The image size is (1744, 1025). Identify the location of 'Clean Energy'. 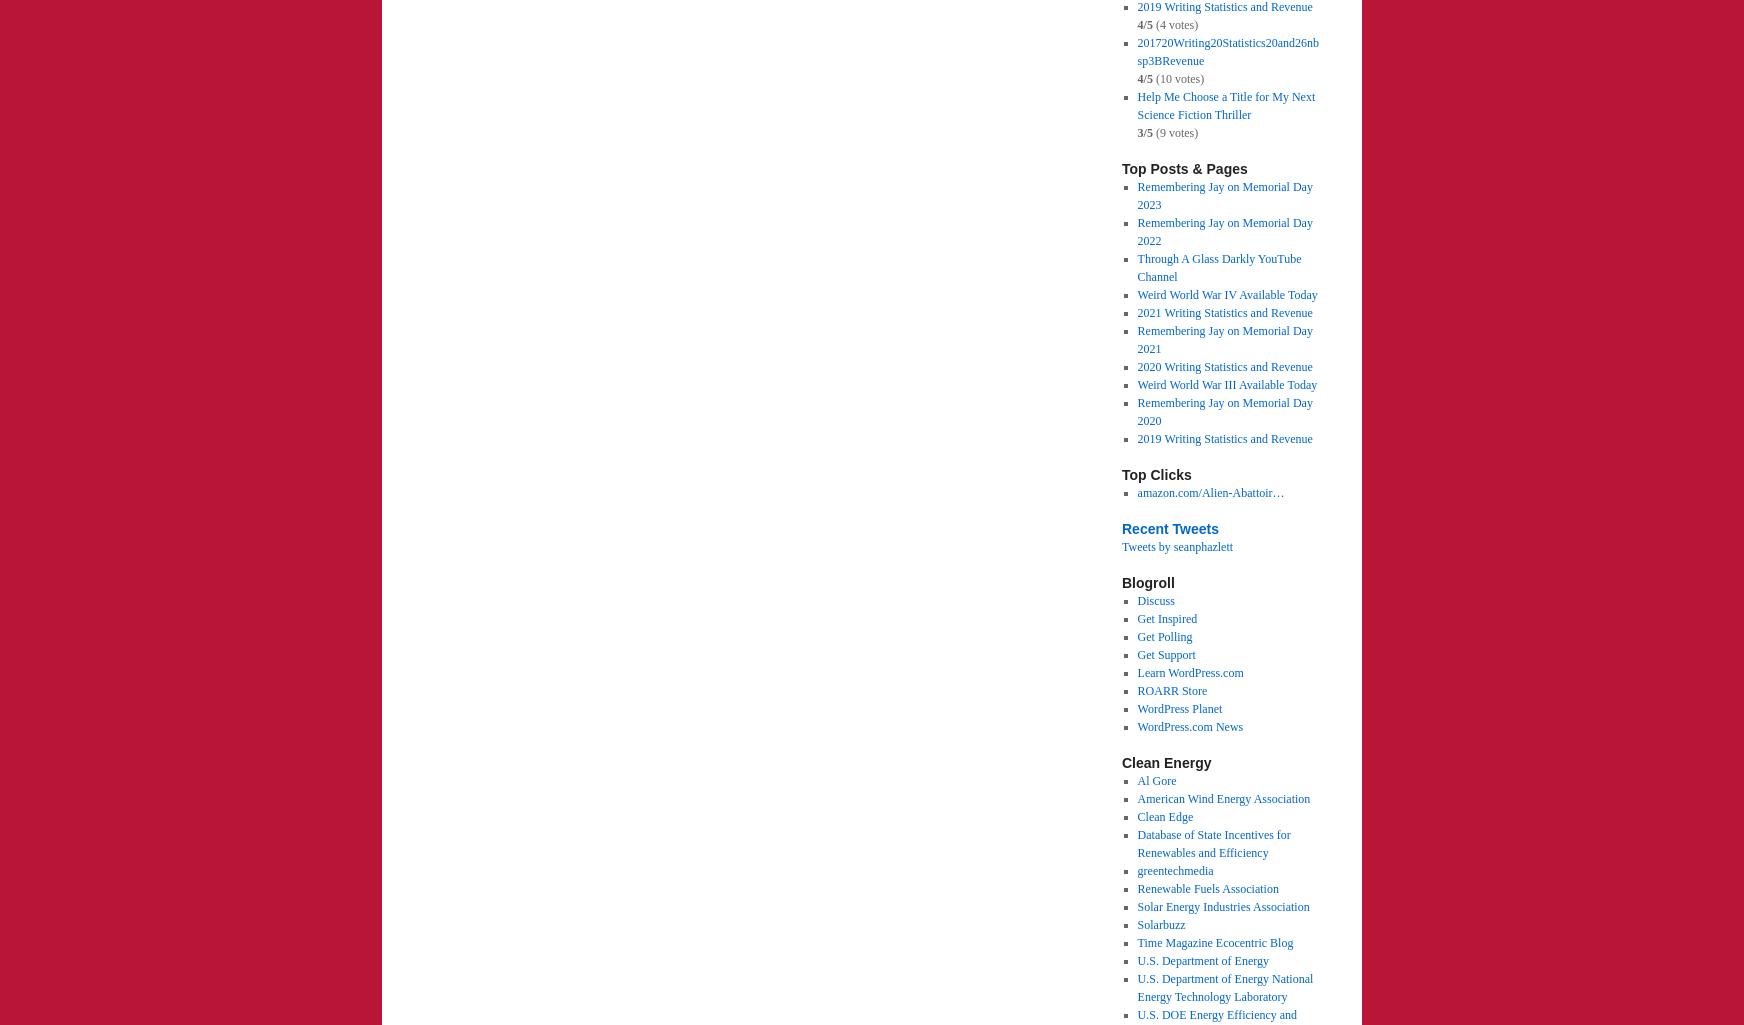
(1165, 763).